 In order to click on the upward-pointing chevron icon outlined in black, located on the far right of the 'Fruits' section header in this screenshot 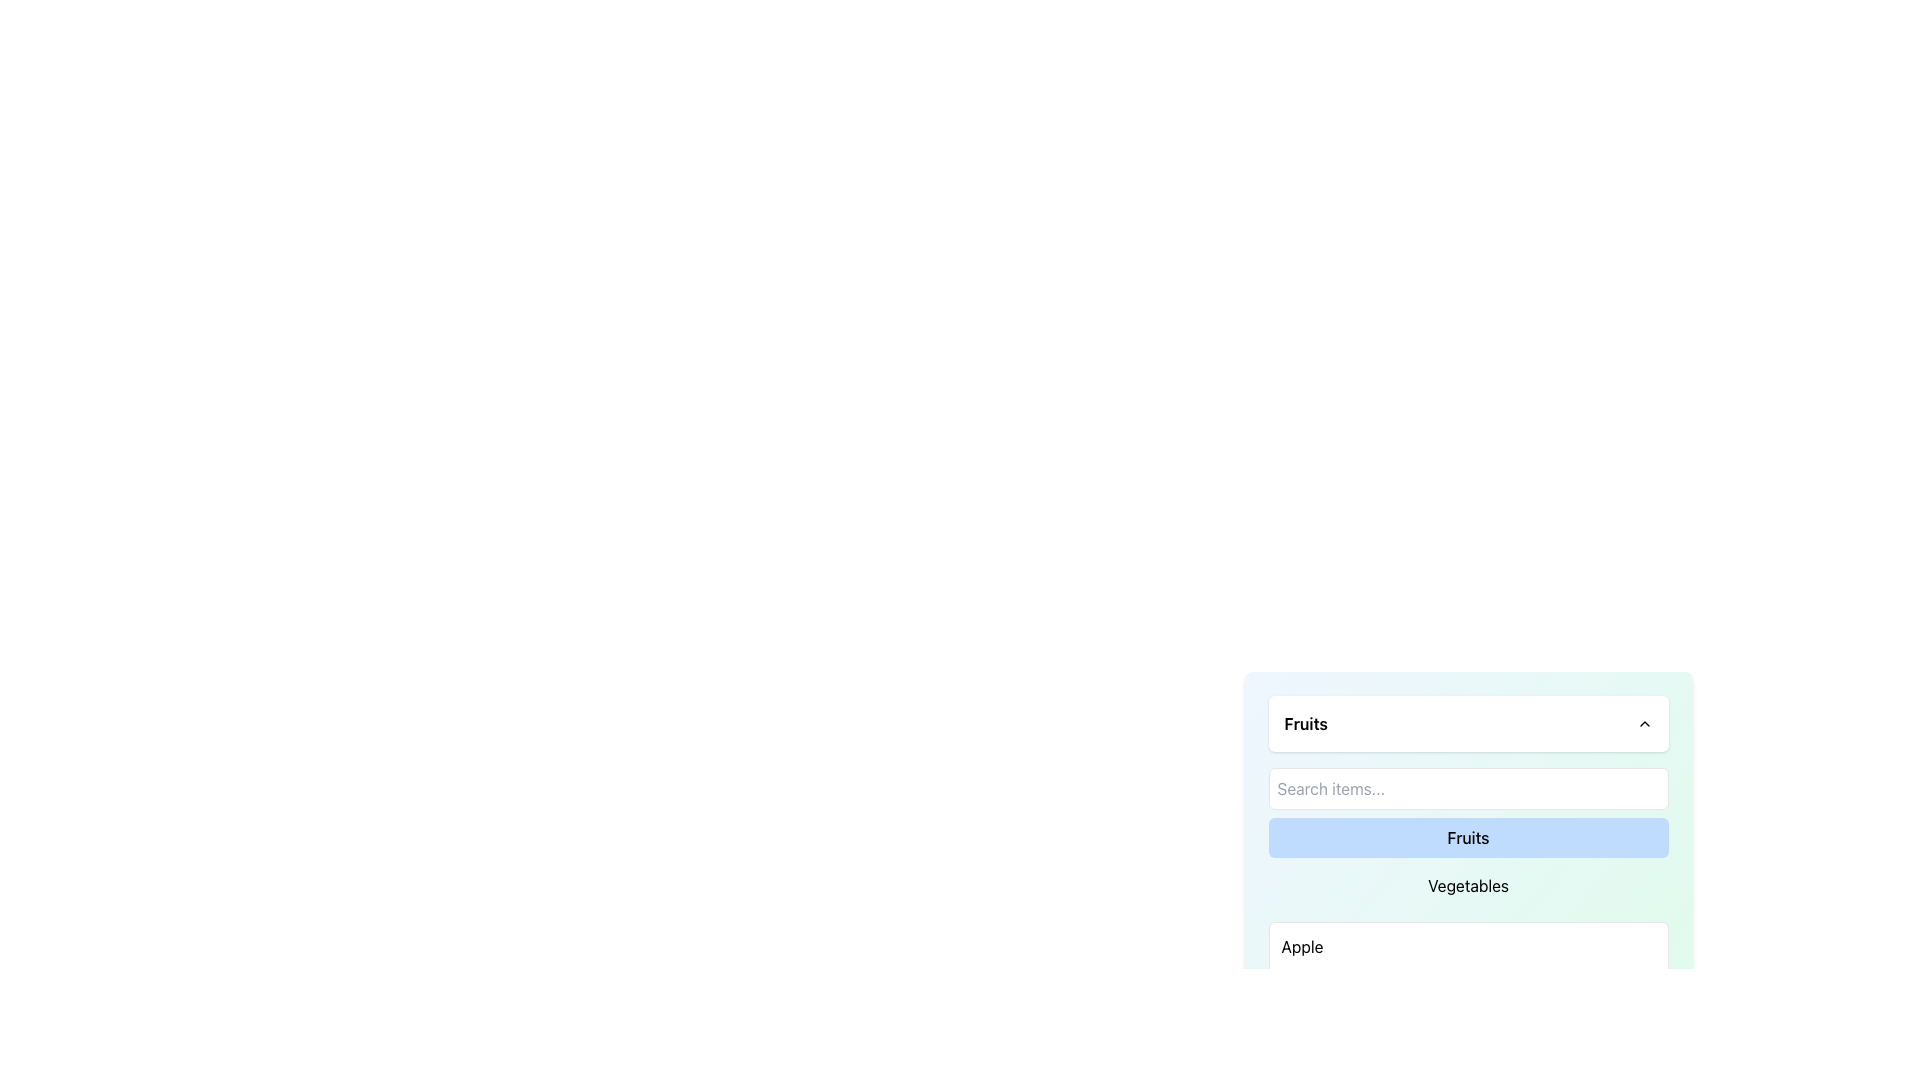, I will do `click(1644, 724)`.